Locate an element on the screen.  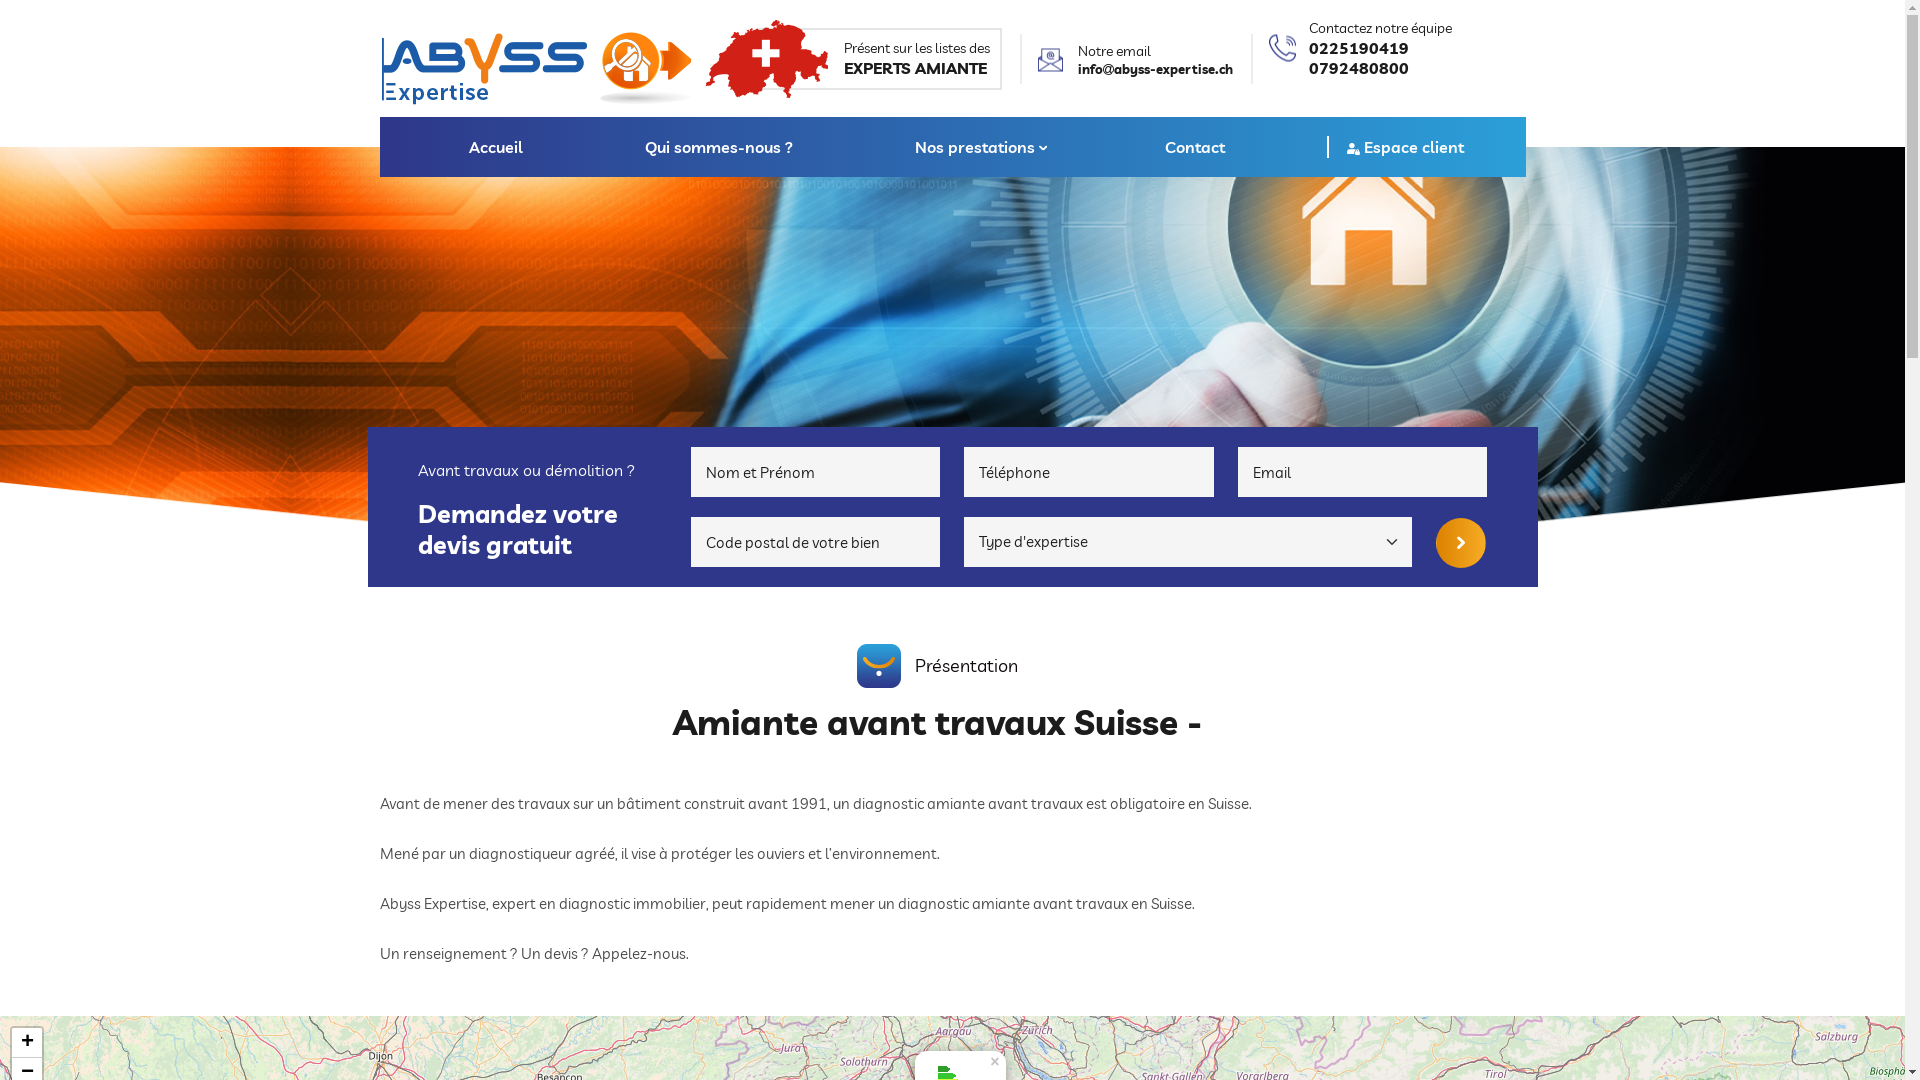
'Espace client' is located at coordinates (1404, 145).